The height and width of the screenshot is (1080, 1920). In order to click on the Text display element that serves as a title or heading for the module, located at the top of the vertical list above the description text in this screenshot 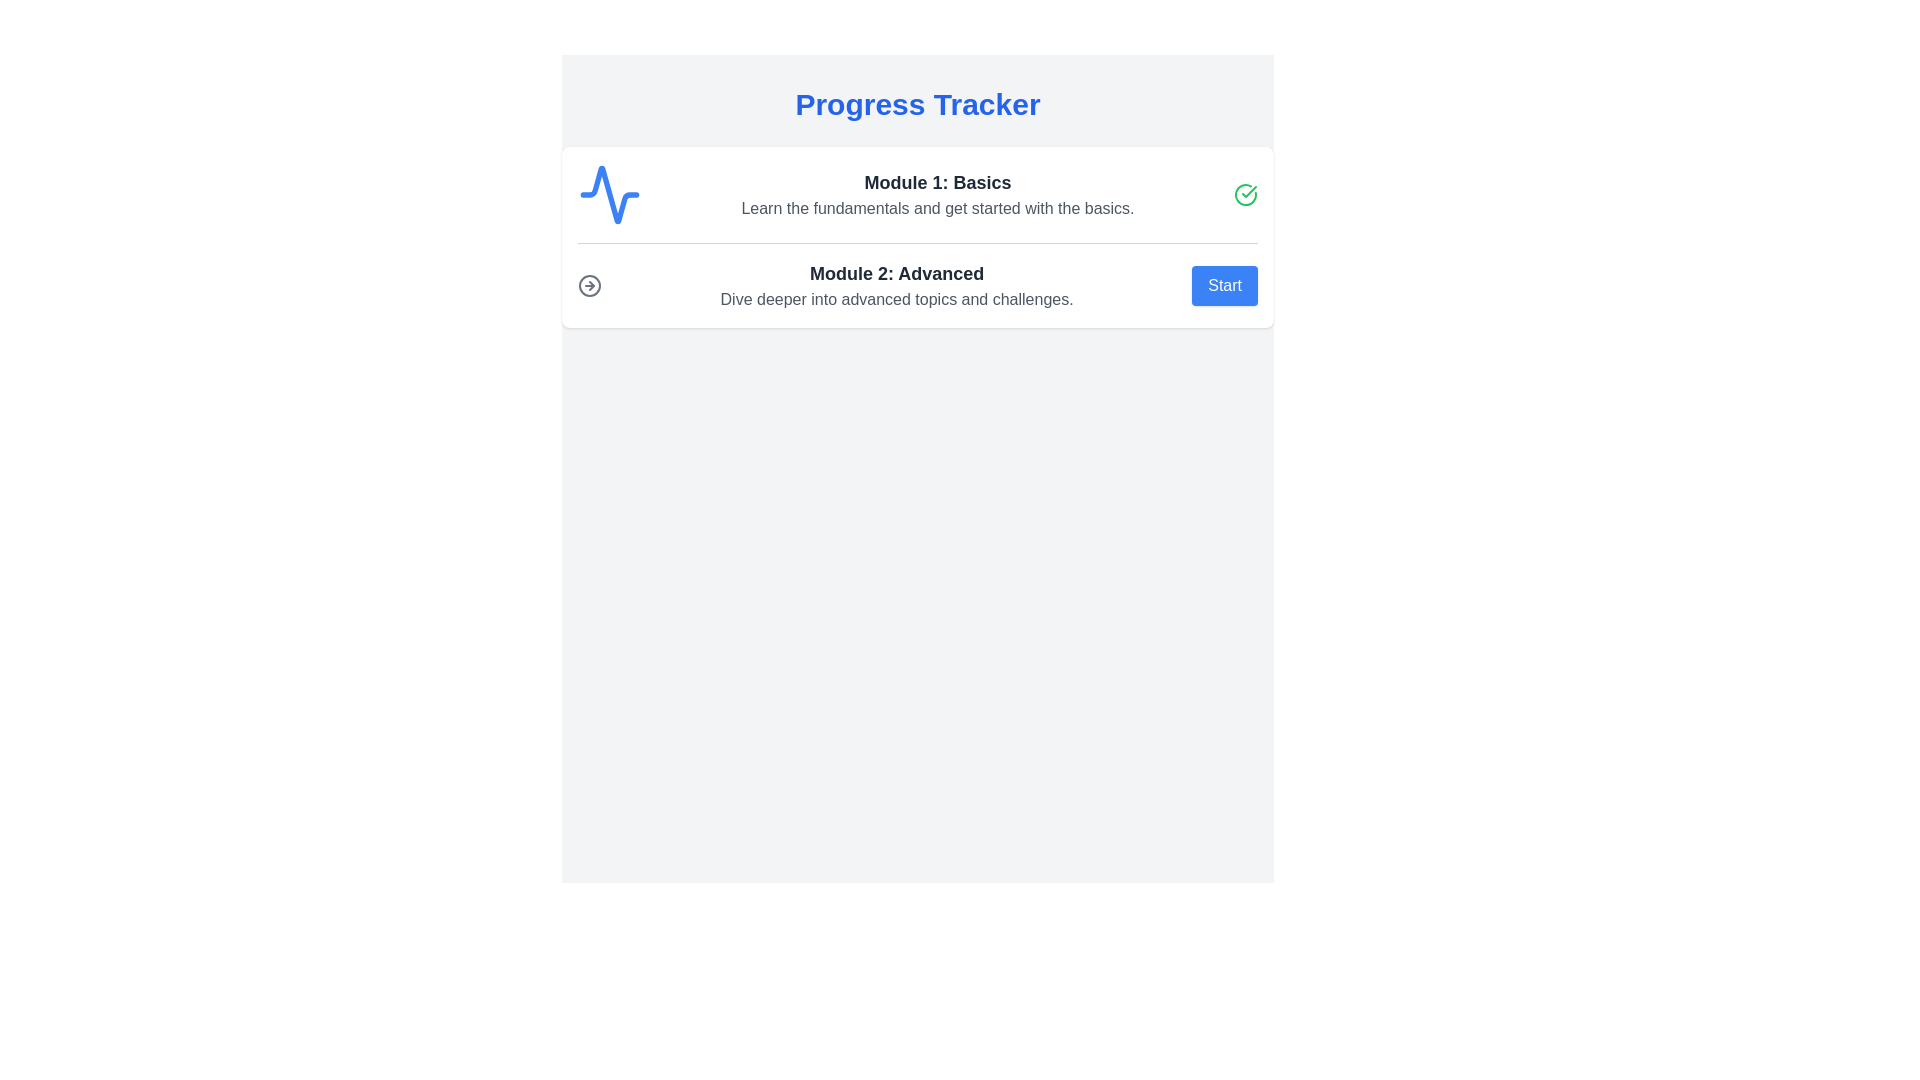, I will do `click(936, 182)`.